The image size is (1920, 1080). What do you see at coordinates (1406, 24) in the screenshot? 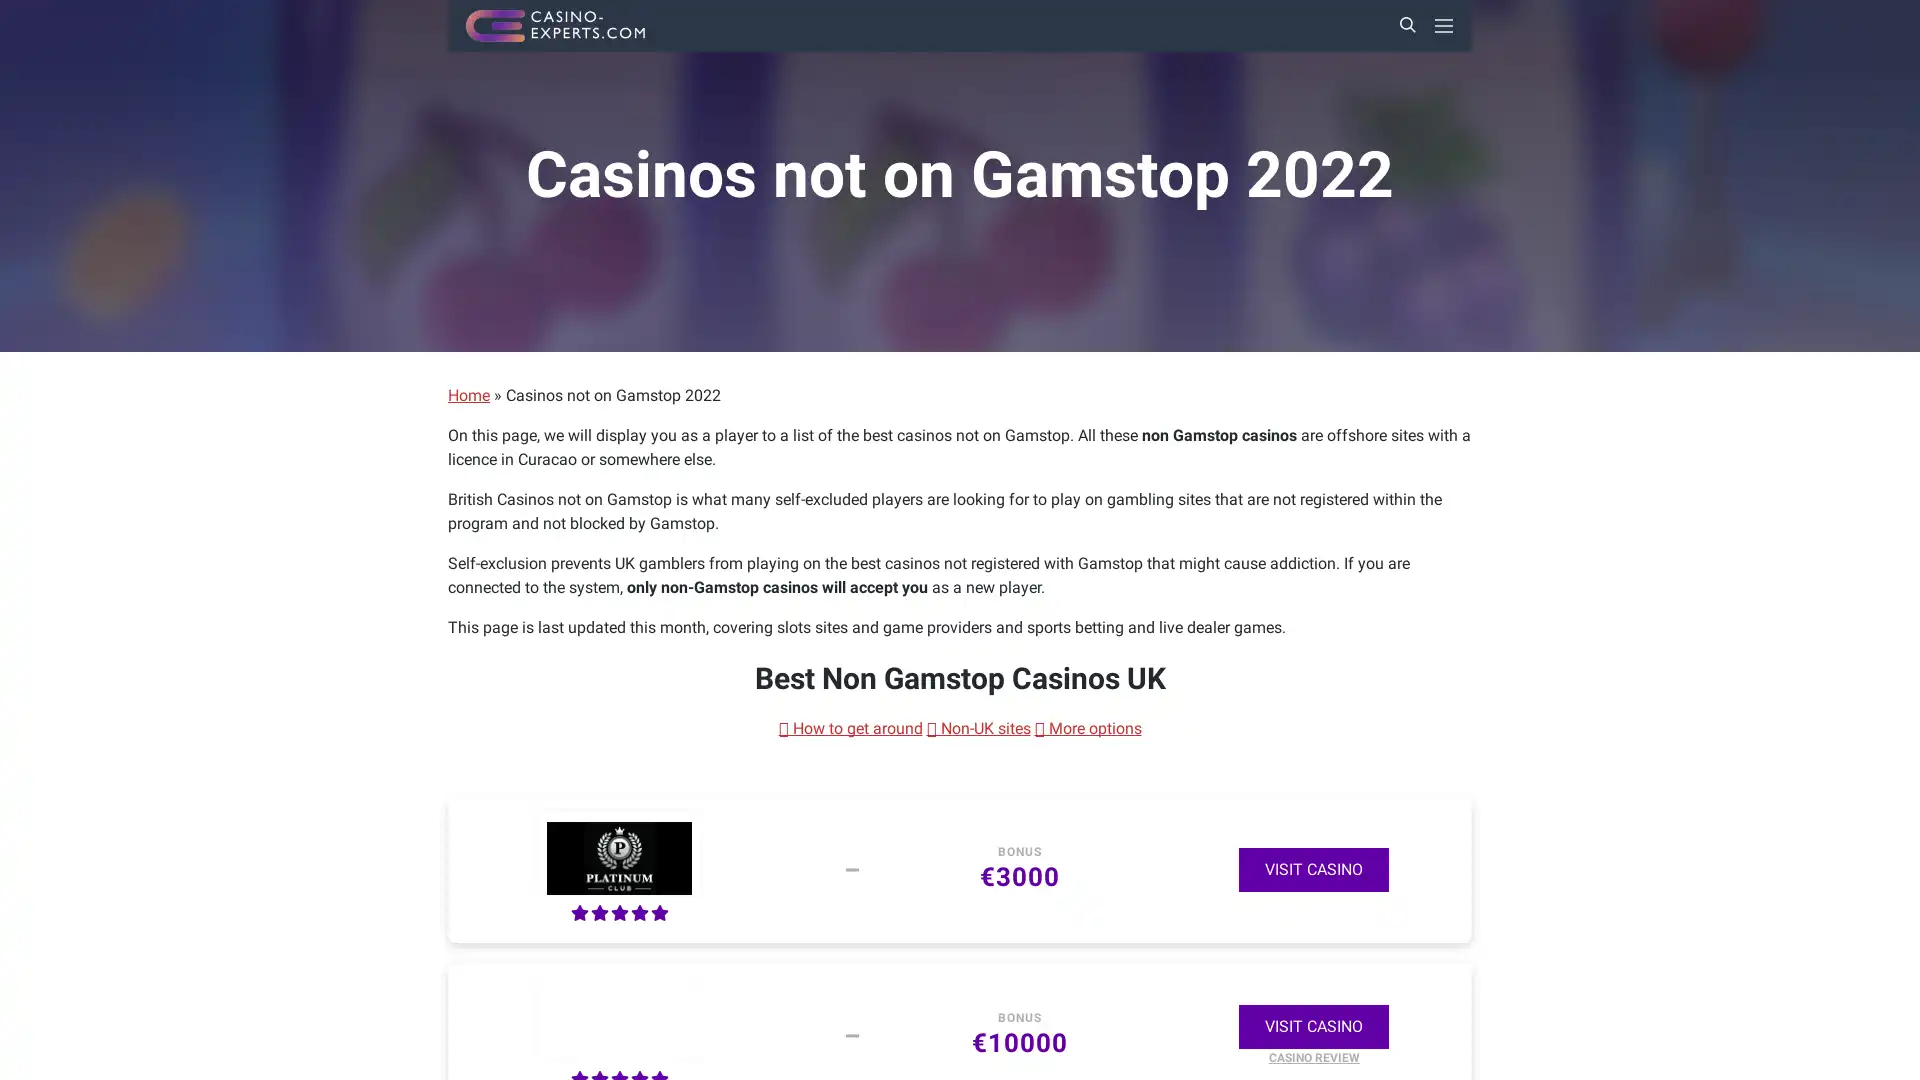
I see `Search` at bounding box center [1406, 24].